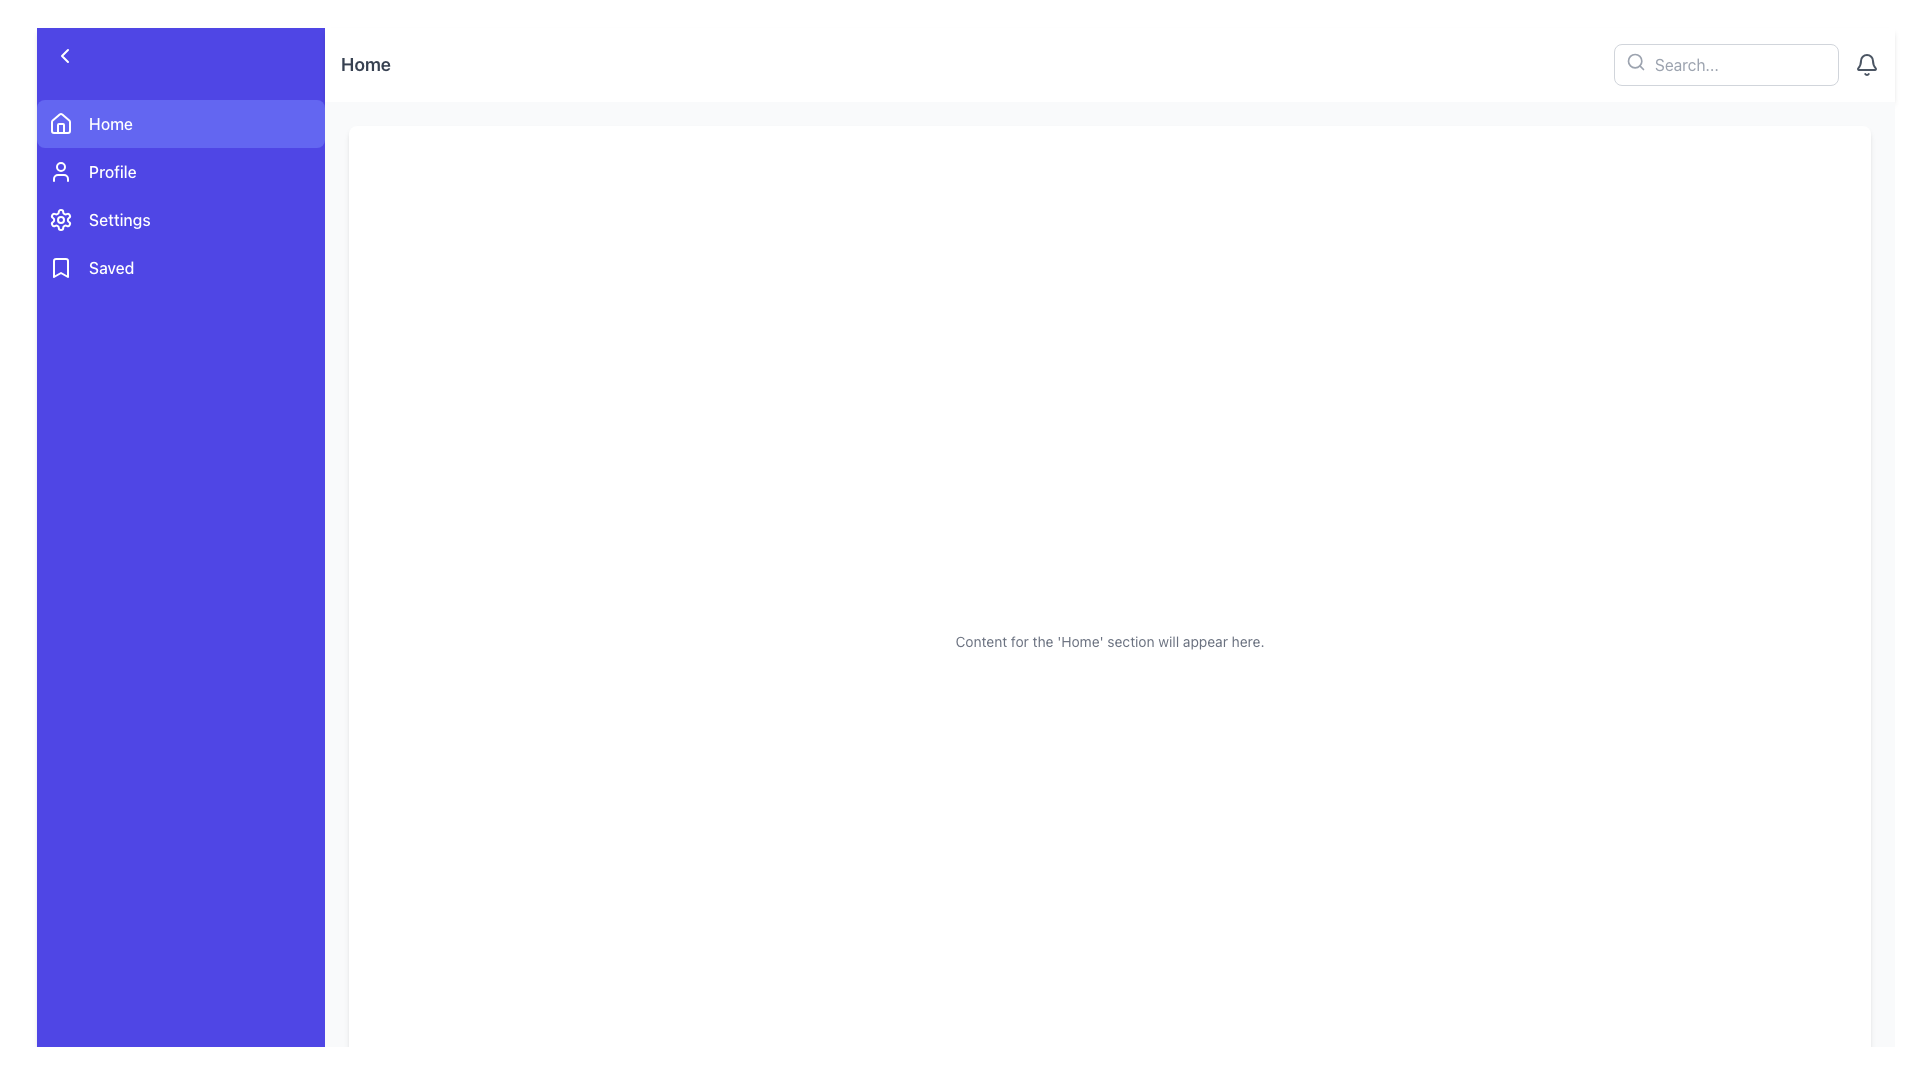 The height and width of the screenshot is (1080, 1920). What do you see at coordinates (181, 171) in the screenshot?
I see `the 'Profile' navigation menu item, which is the second item in the vertical menu list, located below 'Home' and above 'Settings'` at bounding box center [181, 171].